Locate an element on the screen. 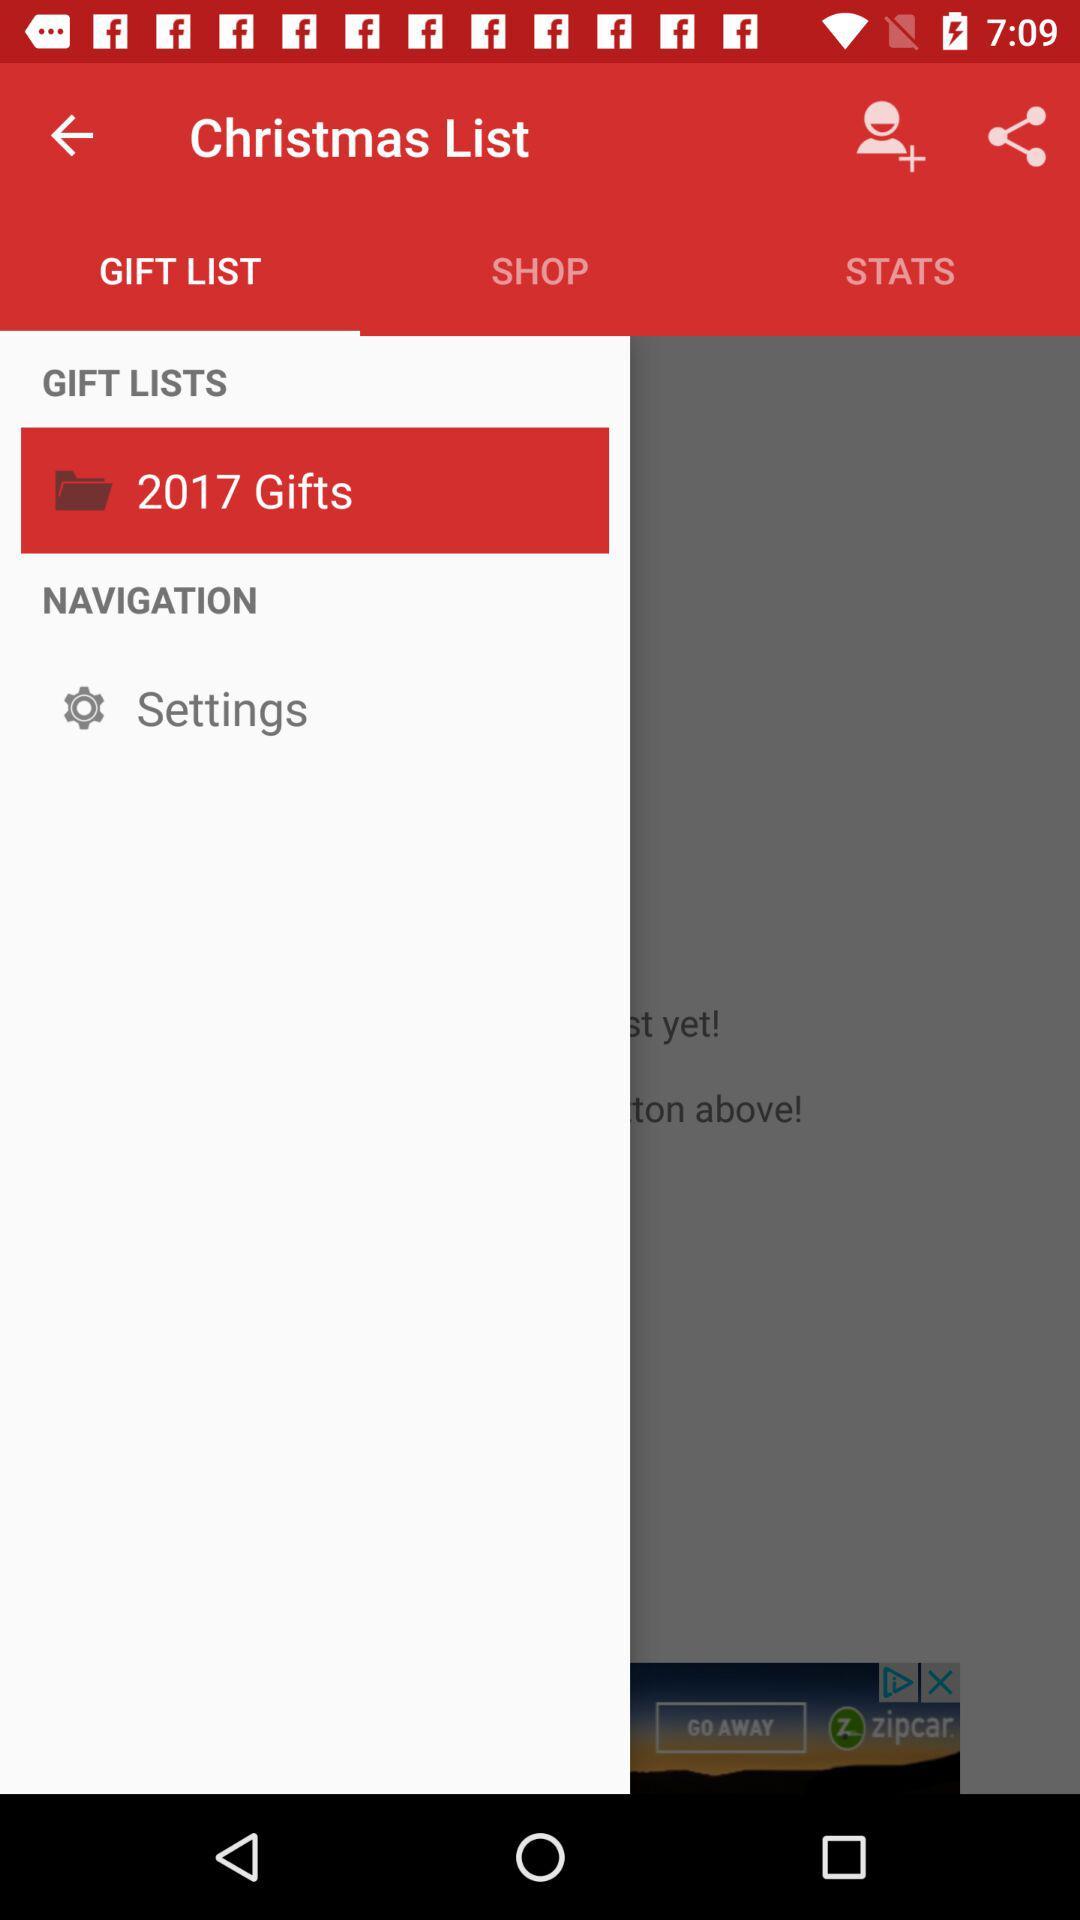 Image resolution: width=1080 pixels, height=1920 pixels. the item above 2017 gifts icon is located at coordinates (134, 381).